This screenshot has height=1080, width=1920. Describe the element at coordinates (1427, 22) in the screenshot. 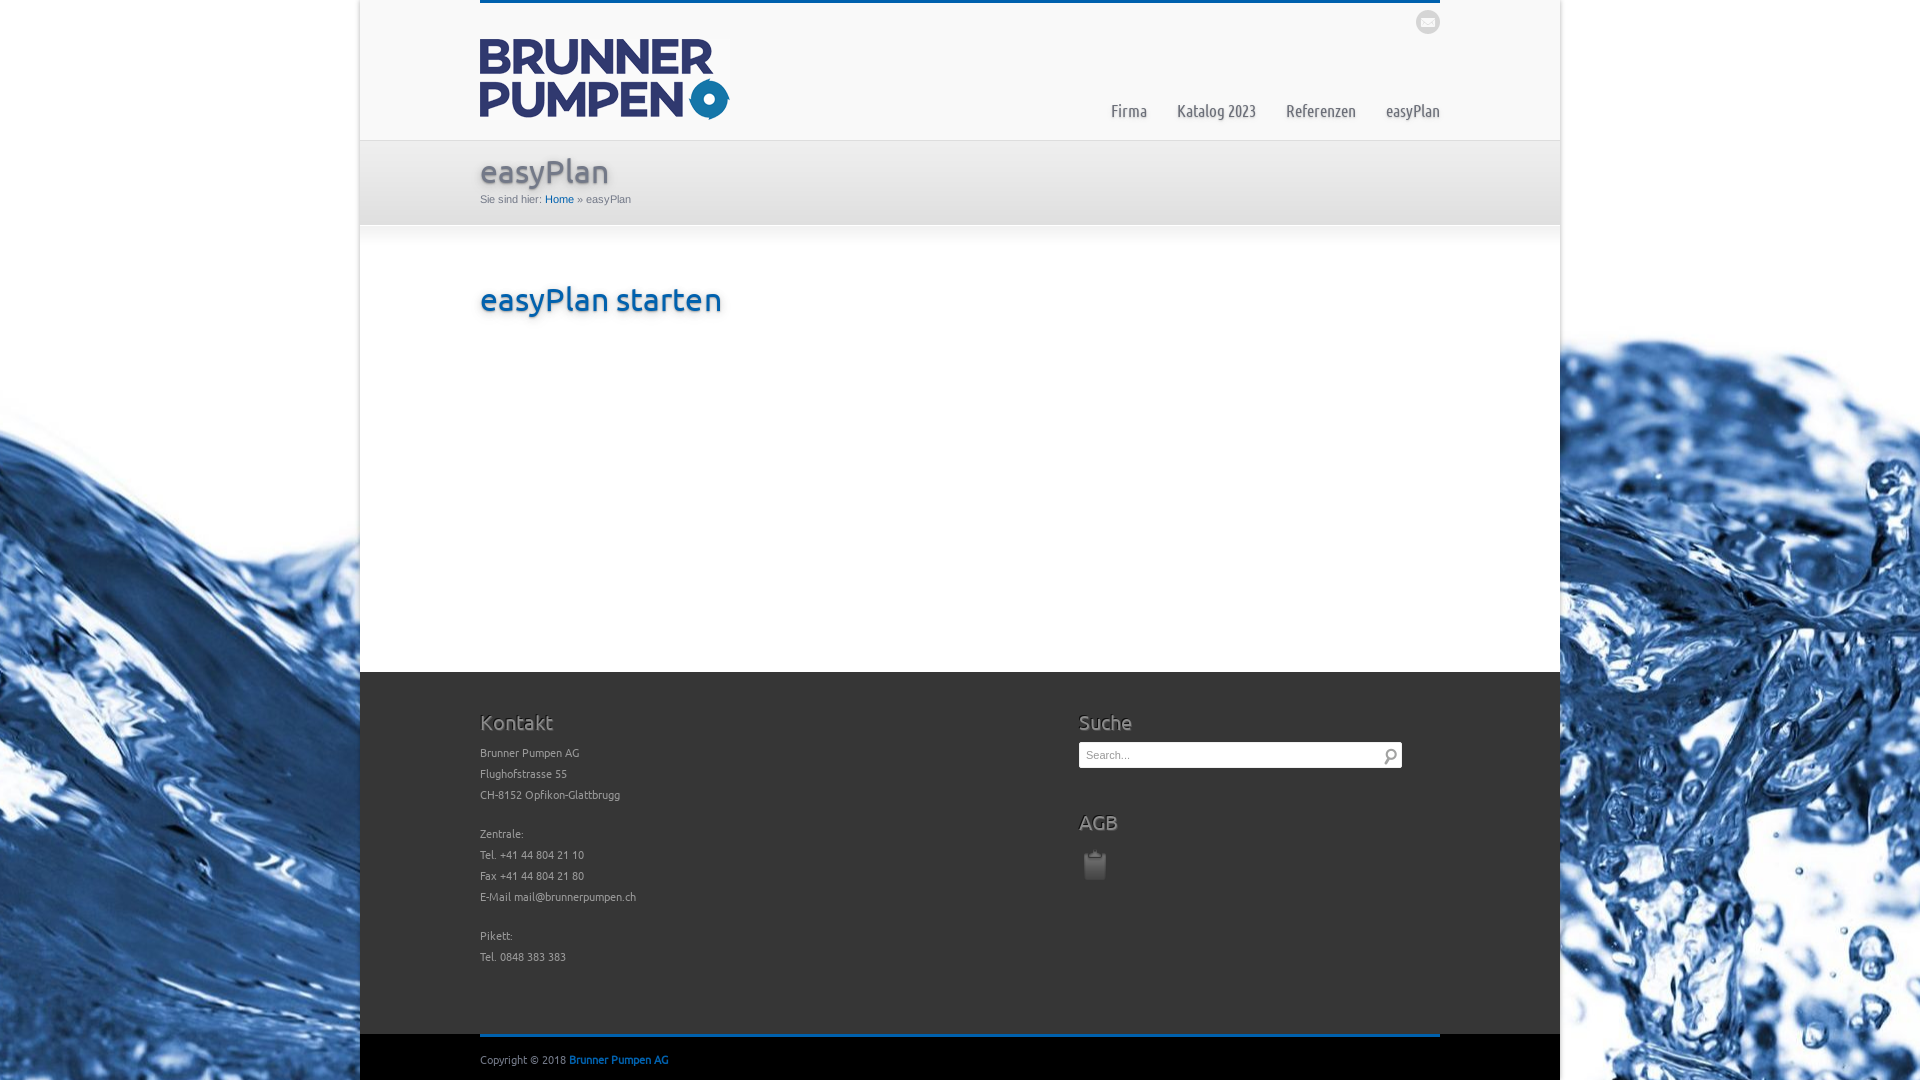

I see `'email'` at that location.